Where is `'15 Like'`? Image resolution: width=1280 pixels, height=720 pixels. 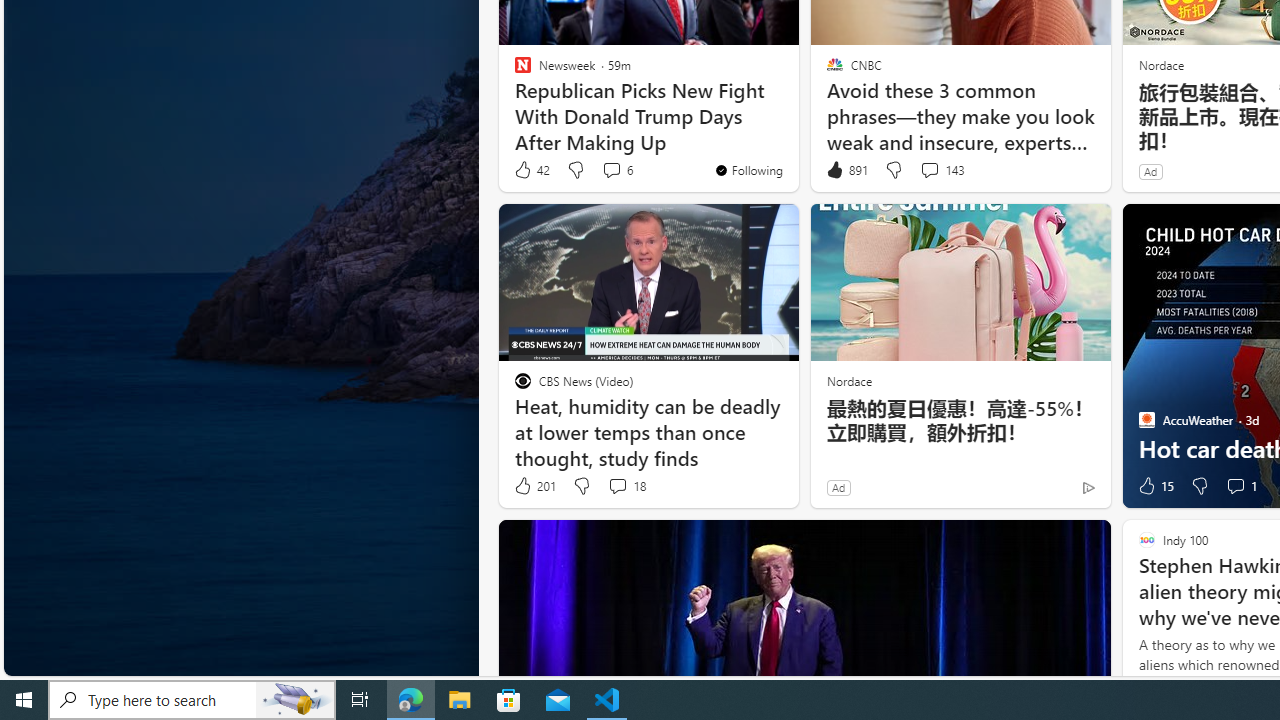 '15 Like' is located at coordinates (1154, 486).